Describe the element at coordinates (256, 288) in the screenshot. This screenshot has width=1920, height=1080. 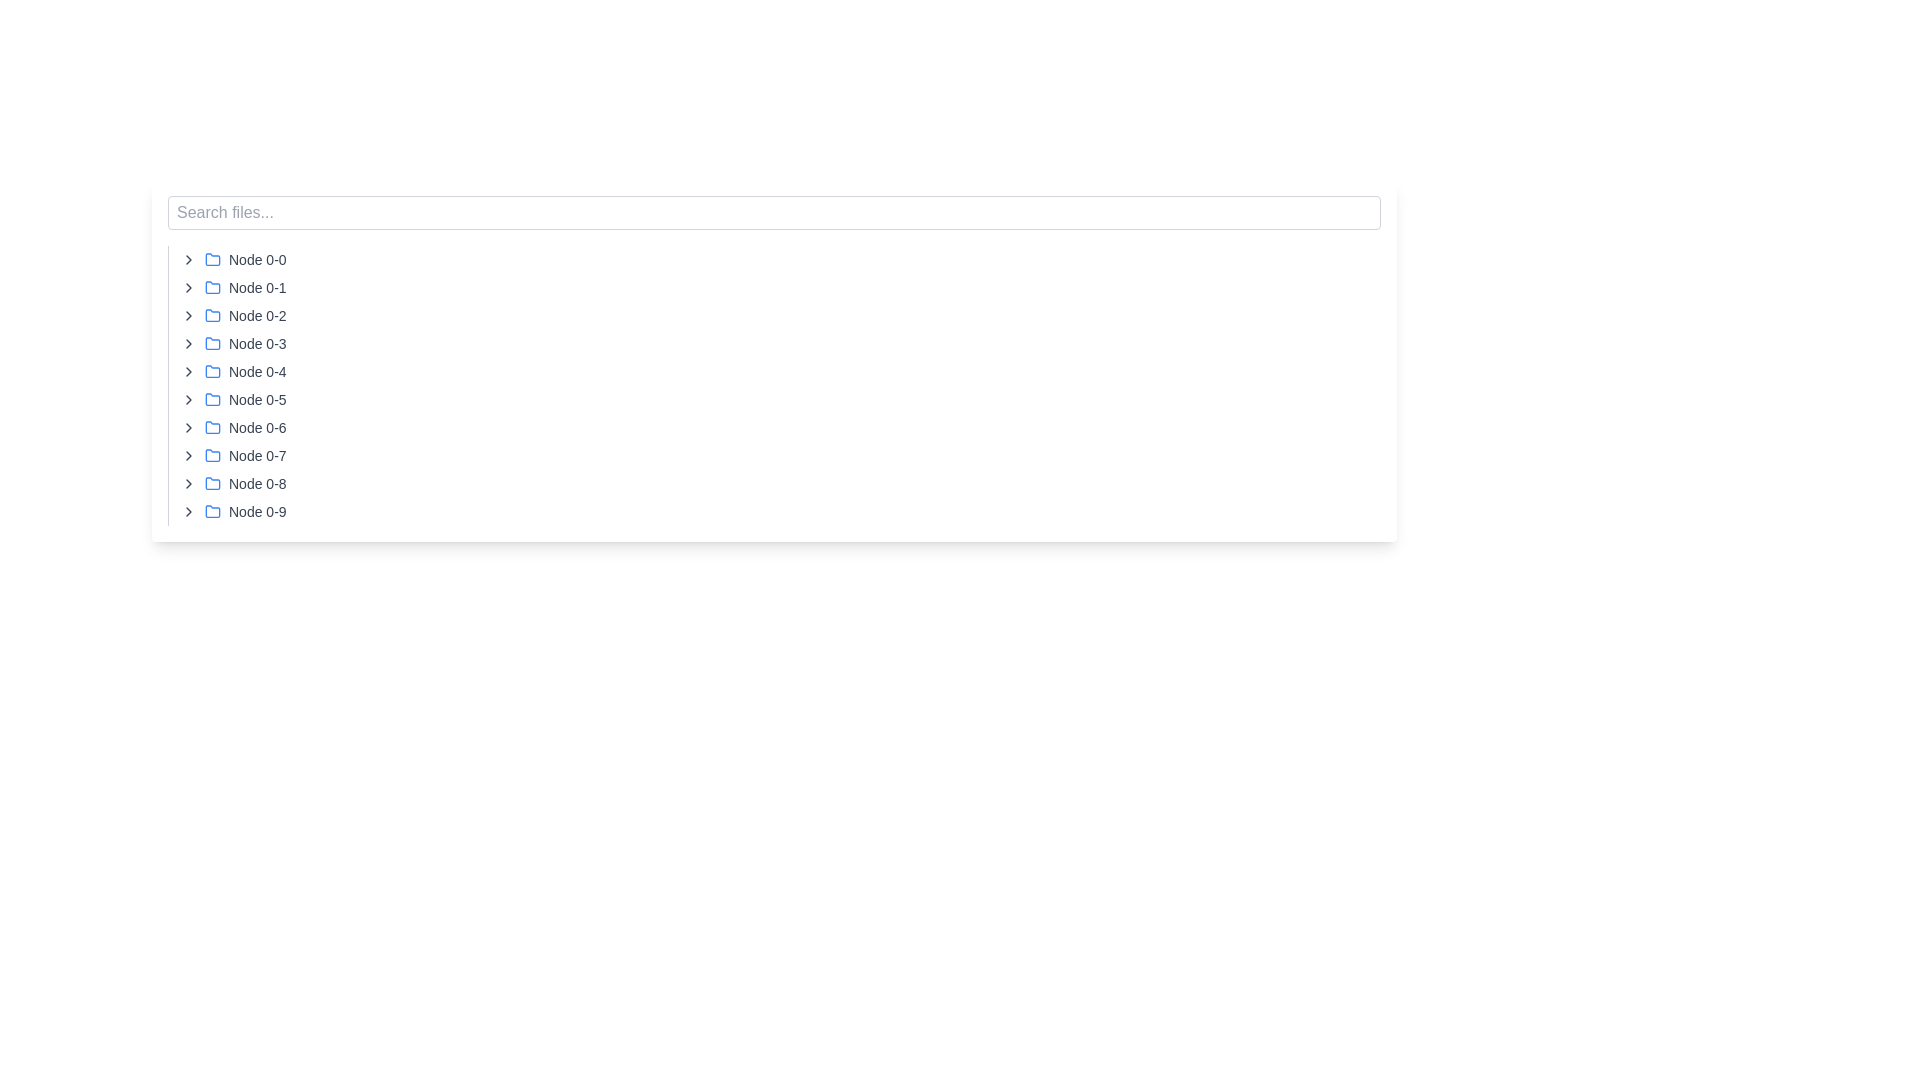
I see `the text label displaying 'Node 0-1', which is the third item in a file explorer list` at that location.